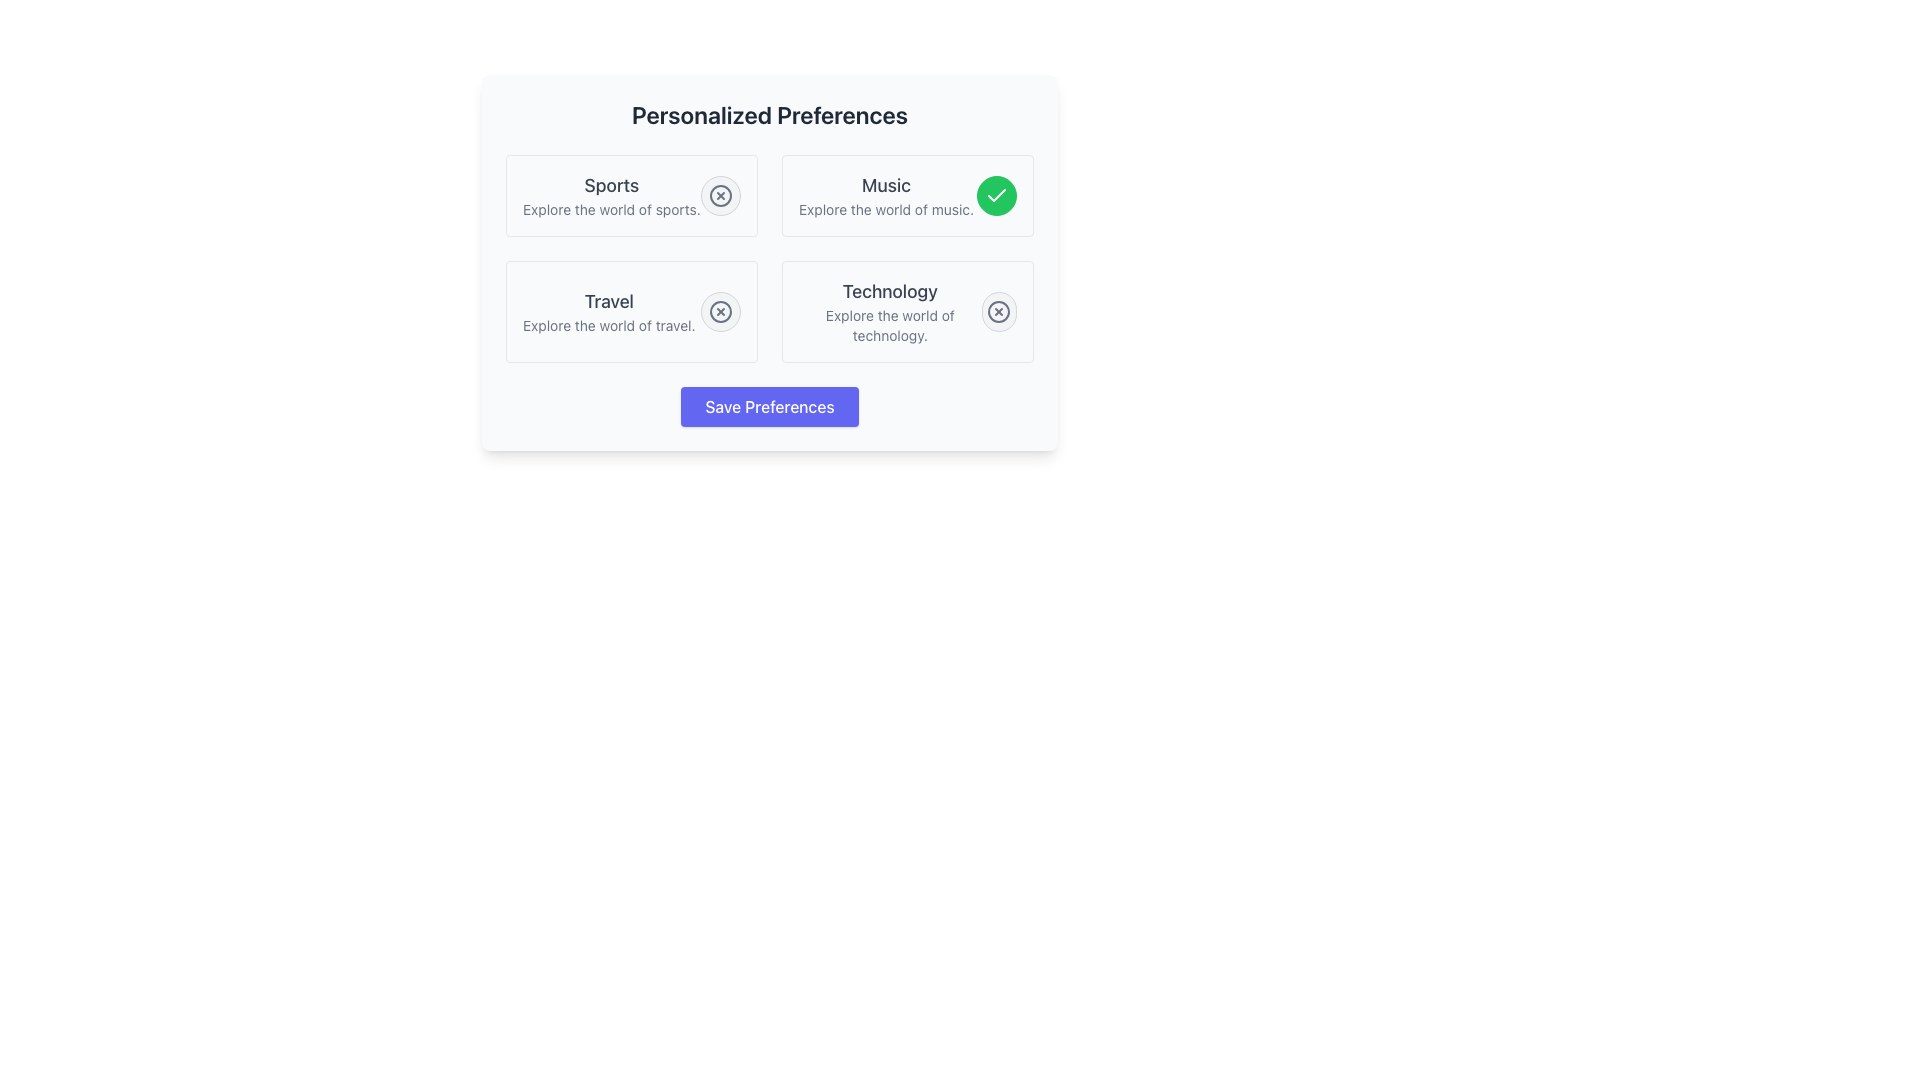  Describe the element at coordinates (720, 312) in the screenshot. I see `the circular icon button with a gray outer ring and a cross mark (X) centered inside to deselect the travel preference` at that location.